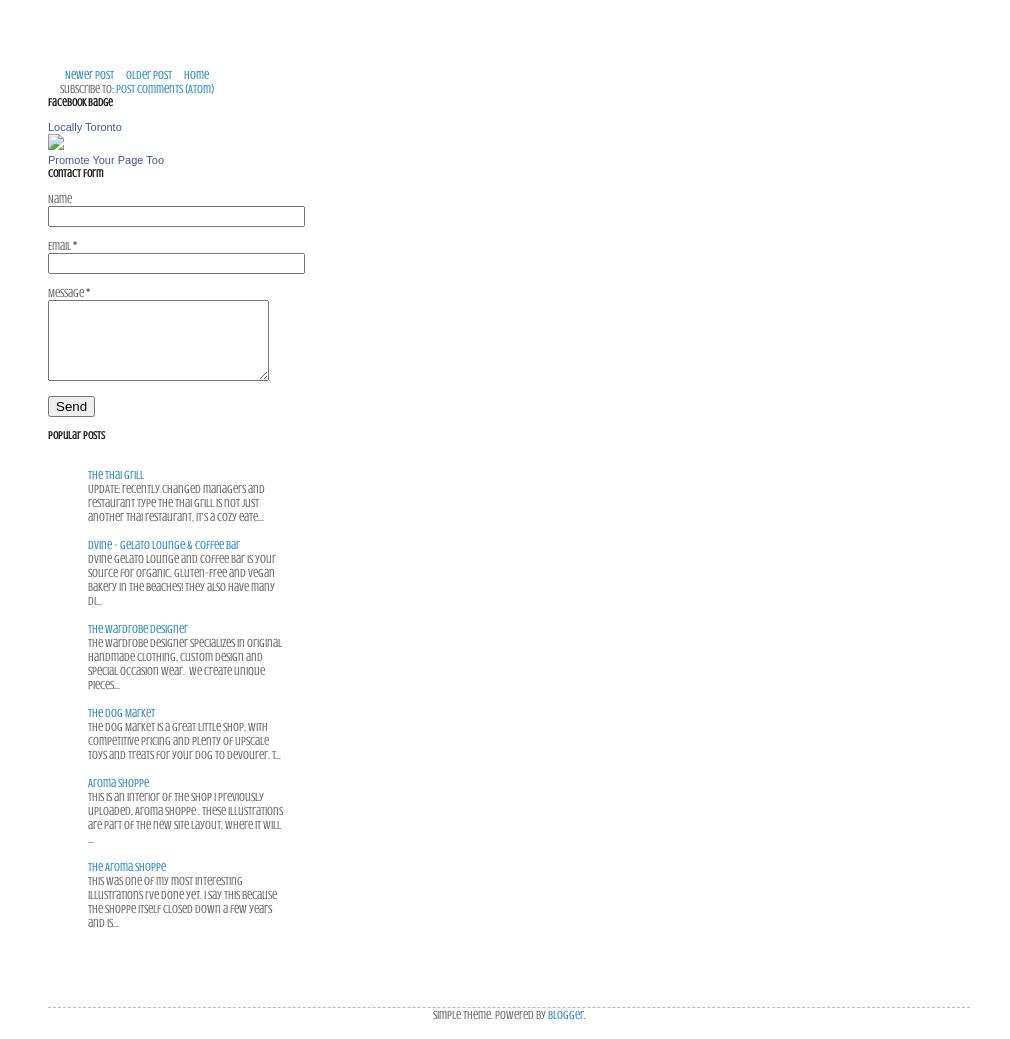 This screenshot has width=1010, height=1039. What do you see at coordinates (46, 125) in the screenshot?
I see `'Locally Toronto'` at bounding box center [46, 125].